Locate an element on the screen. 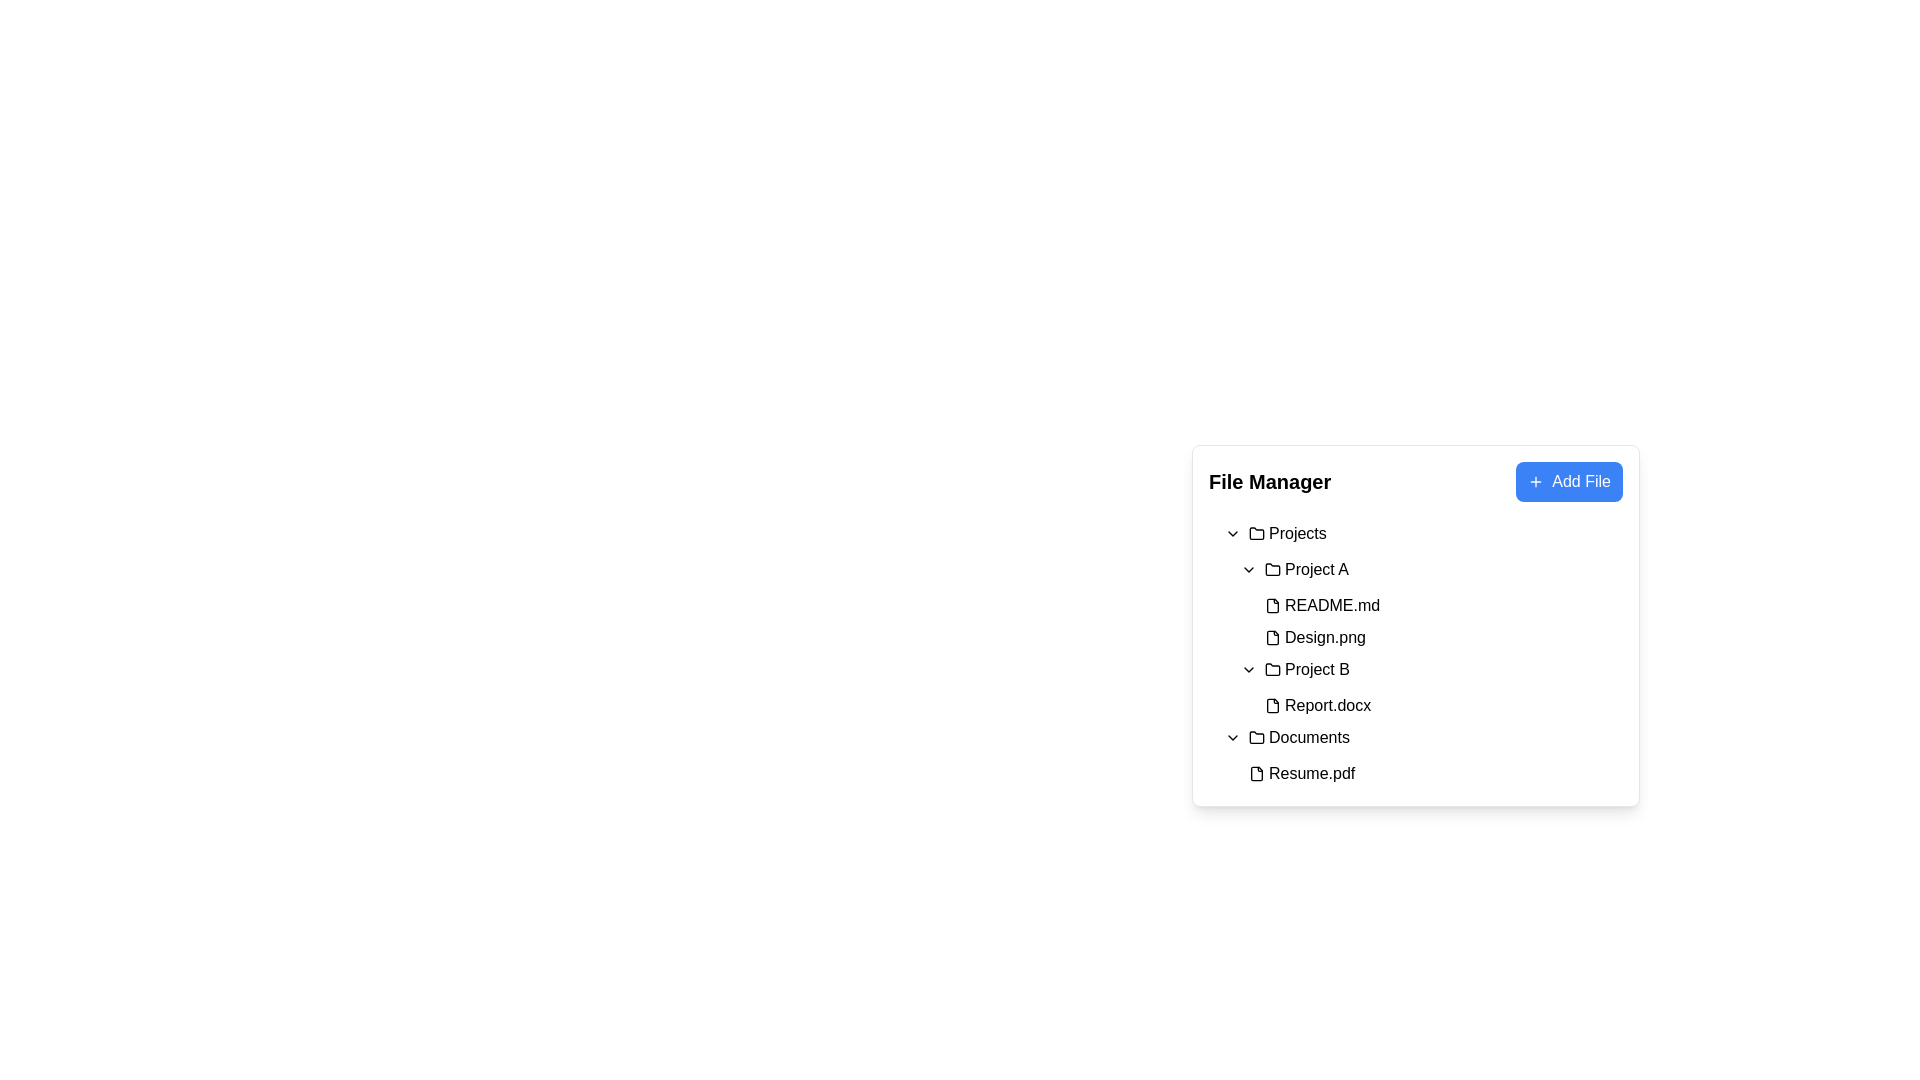  the small file icon with a thin outline and rounded edges, which is located next to the text 'README.md' is located at coordinates (1271, 604).